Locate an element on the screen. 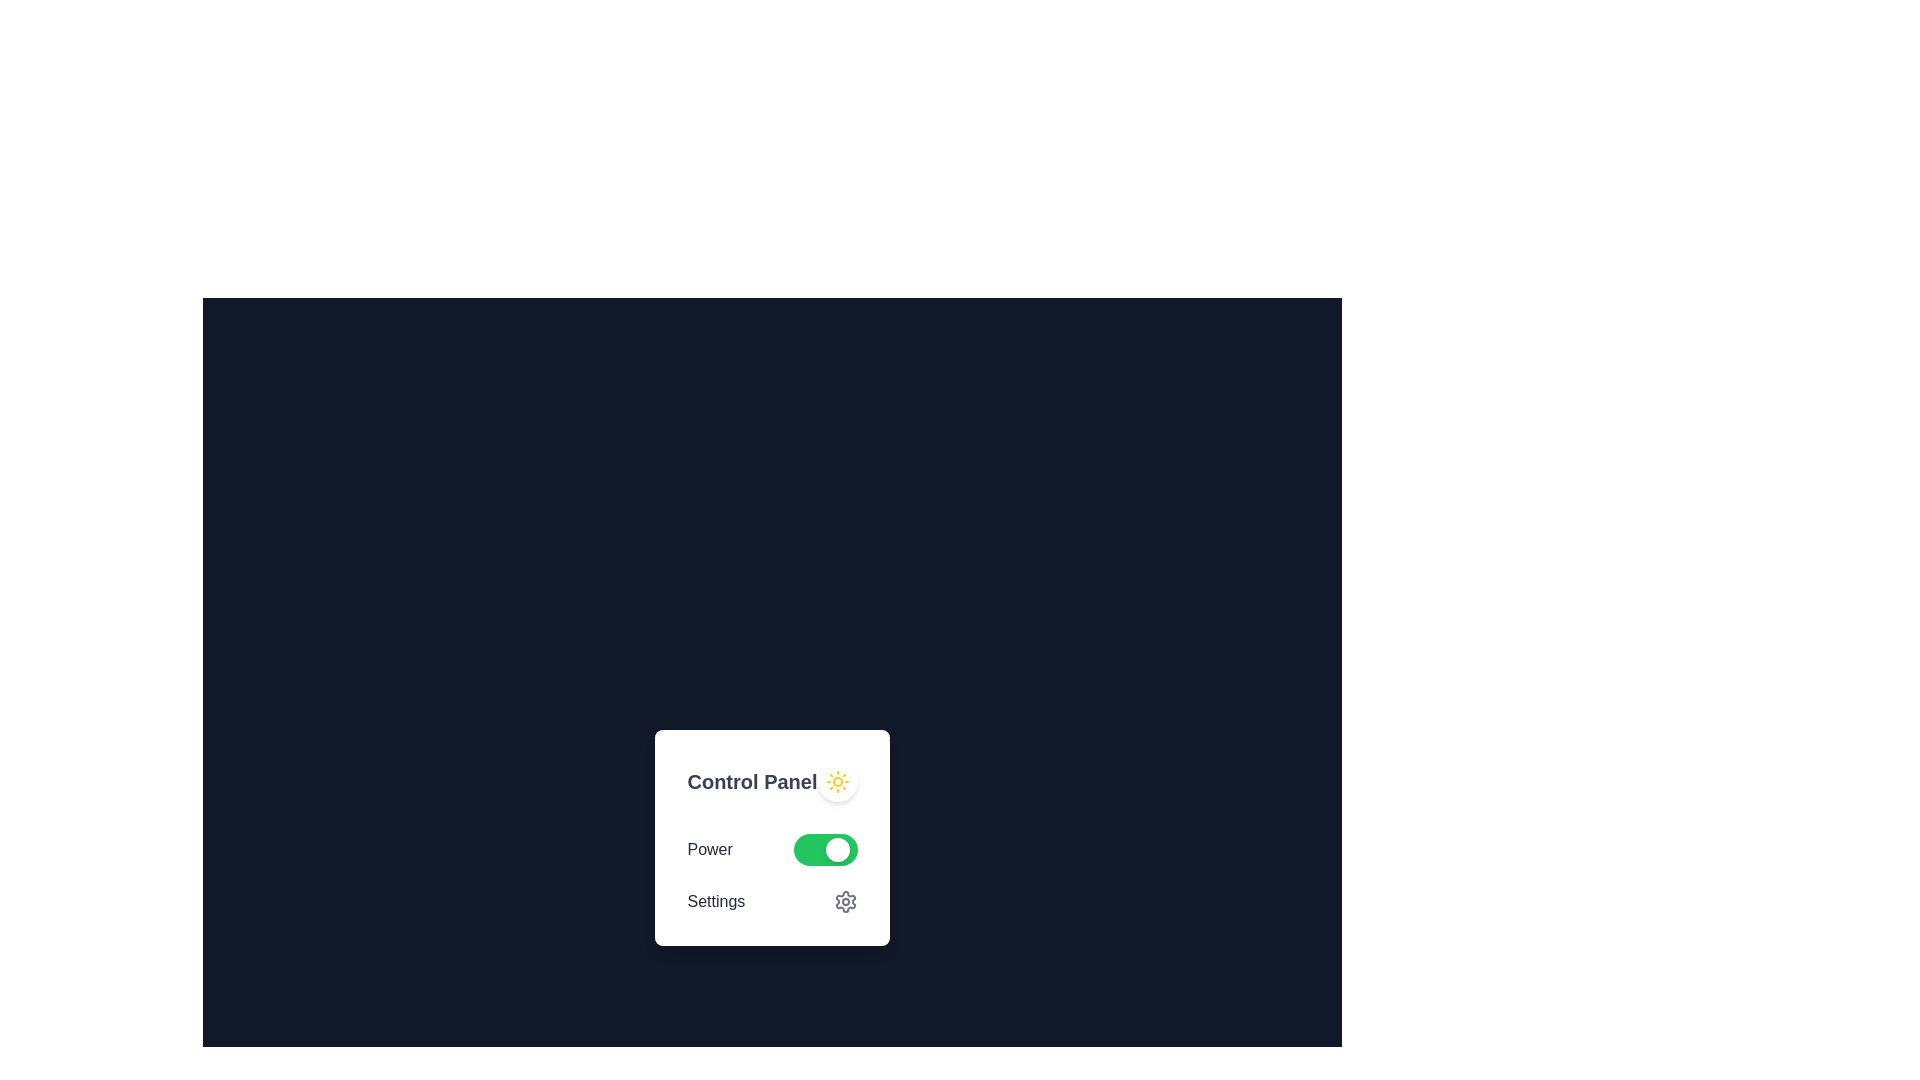 This screenshot has height=1080, width=1920. the 'Settings' text label, which is styled in dark gray and located in the bottom-left section of the control panel is located at coordinates (716, 902).